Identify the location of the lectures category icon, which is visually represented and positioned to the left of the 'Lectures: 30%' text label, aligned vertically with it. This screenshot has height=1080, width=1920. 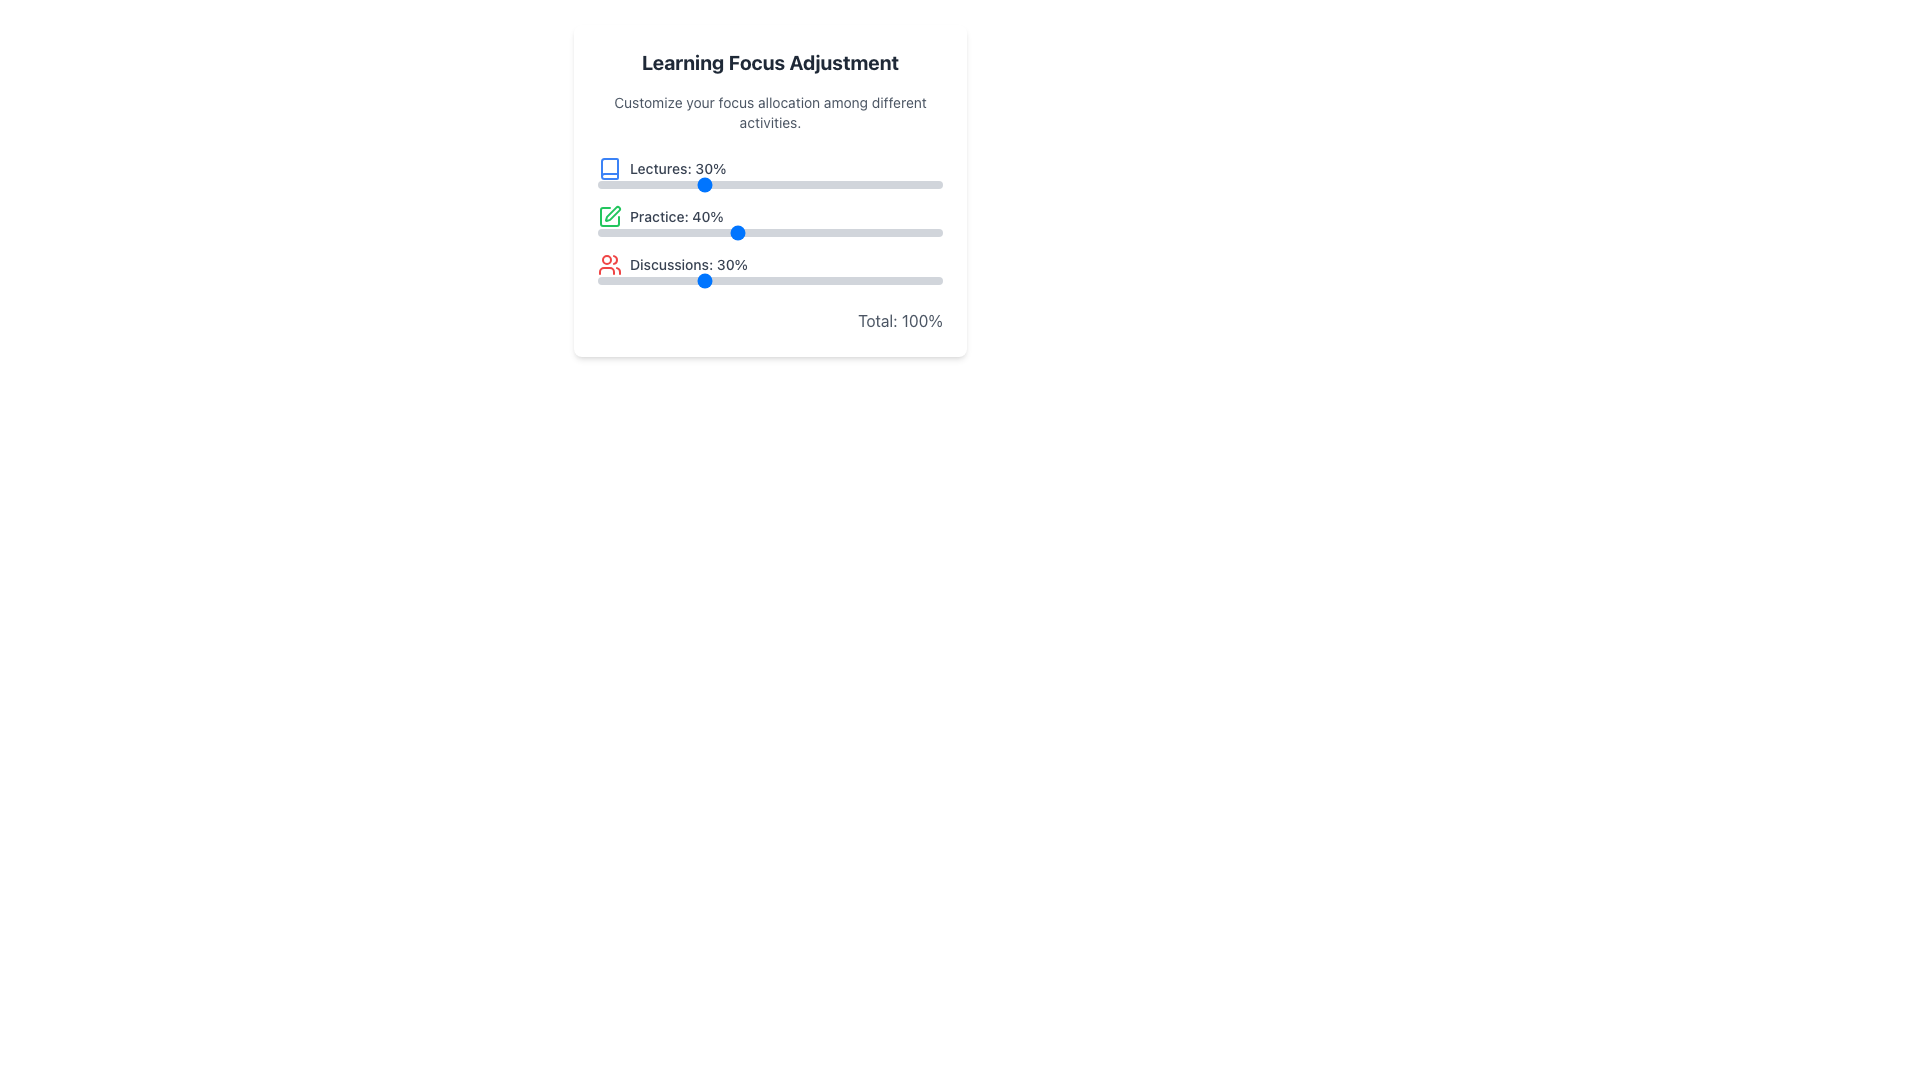
(608, 168).